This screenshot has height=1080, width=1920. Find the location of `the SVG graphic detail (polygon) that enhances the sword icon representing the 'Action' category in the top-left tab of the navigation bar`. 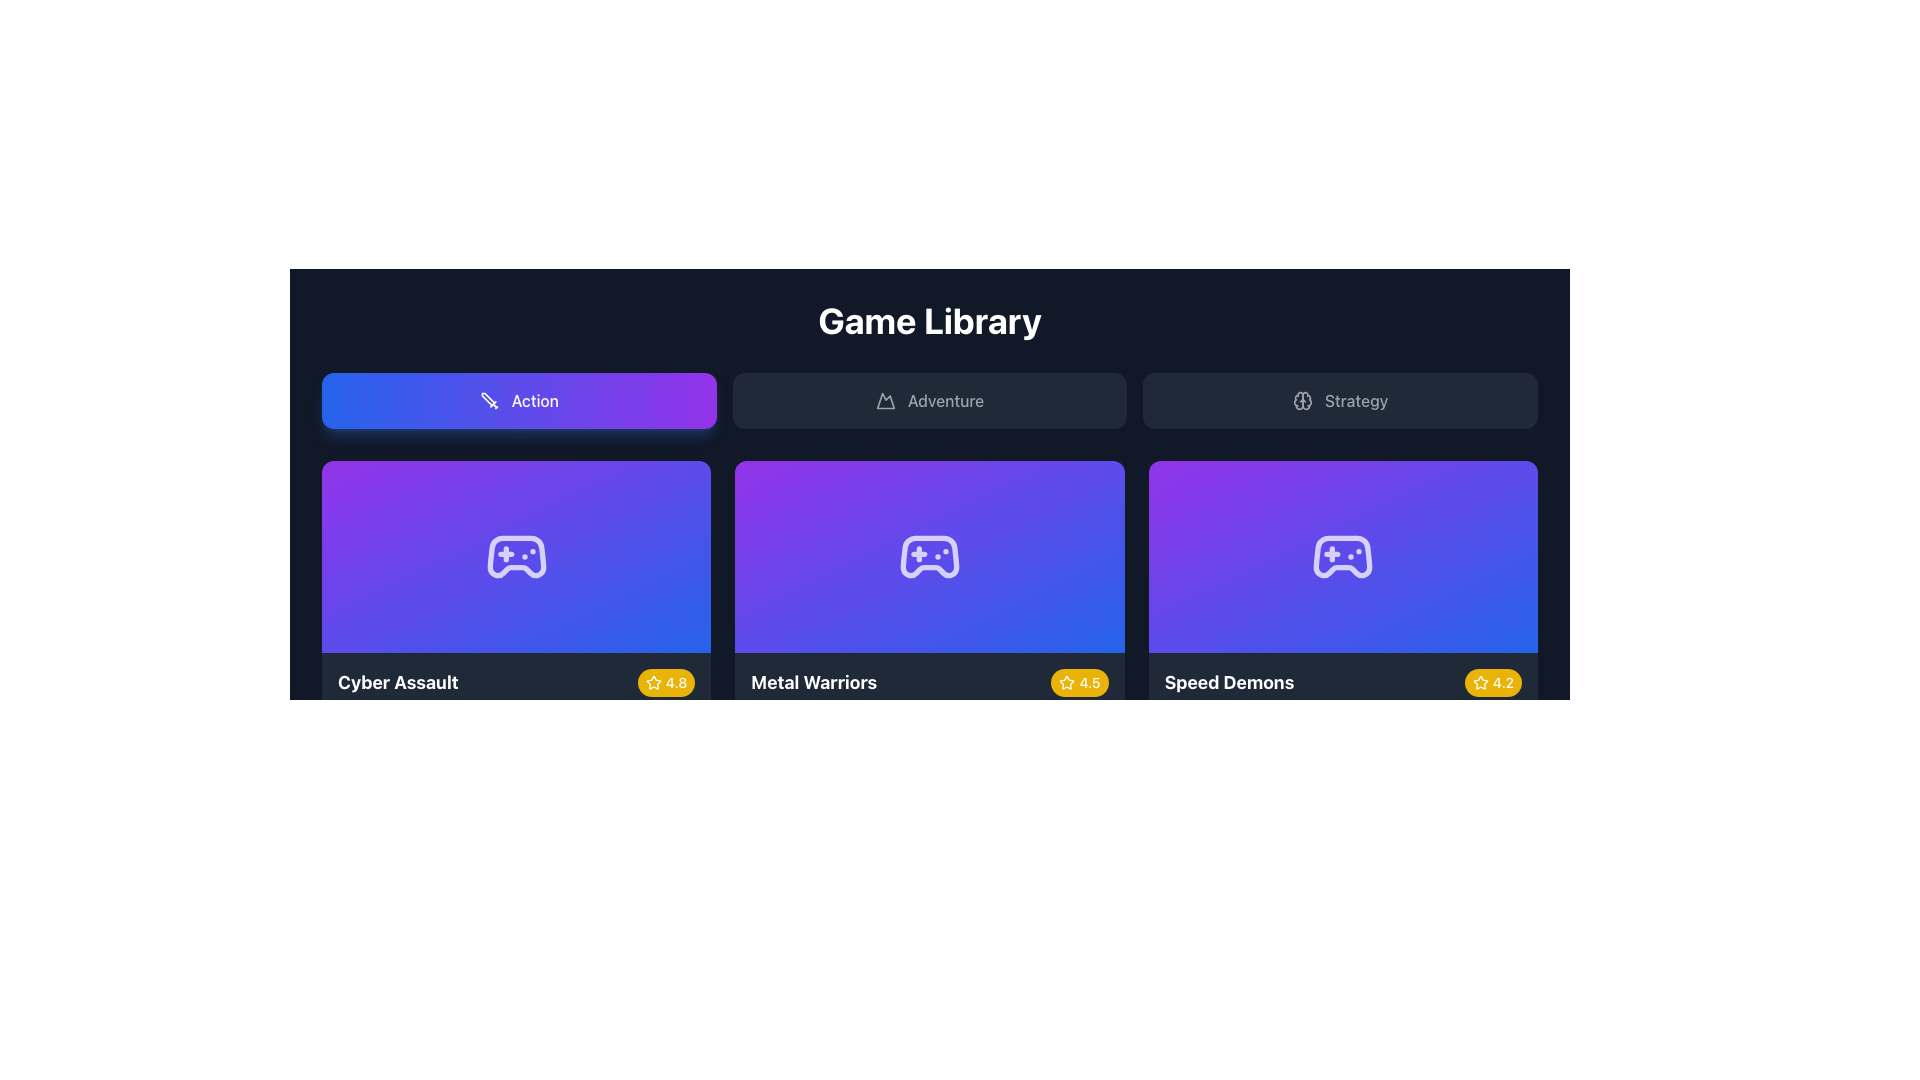

the SVG graphic detail (polygon) that enhances the sword icon representing the 'Action' category in the top-left tab of the navigation bar is located at coordinates (488, 399).